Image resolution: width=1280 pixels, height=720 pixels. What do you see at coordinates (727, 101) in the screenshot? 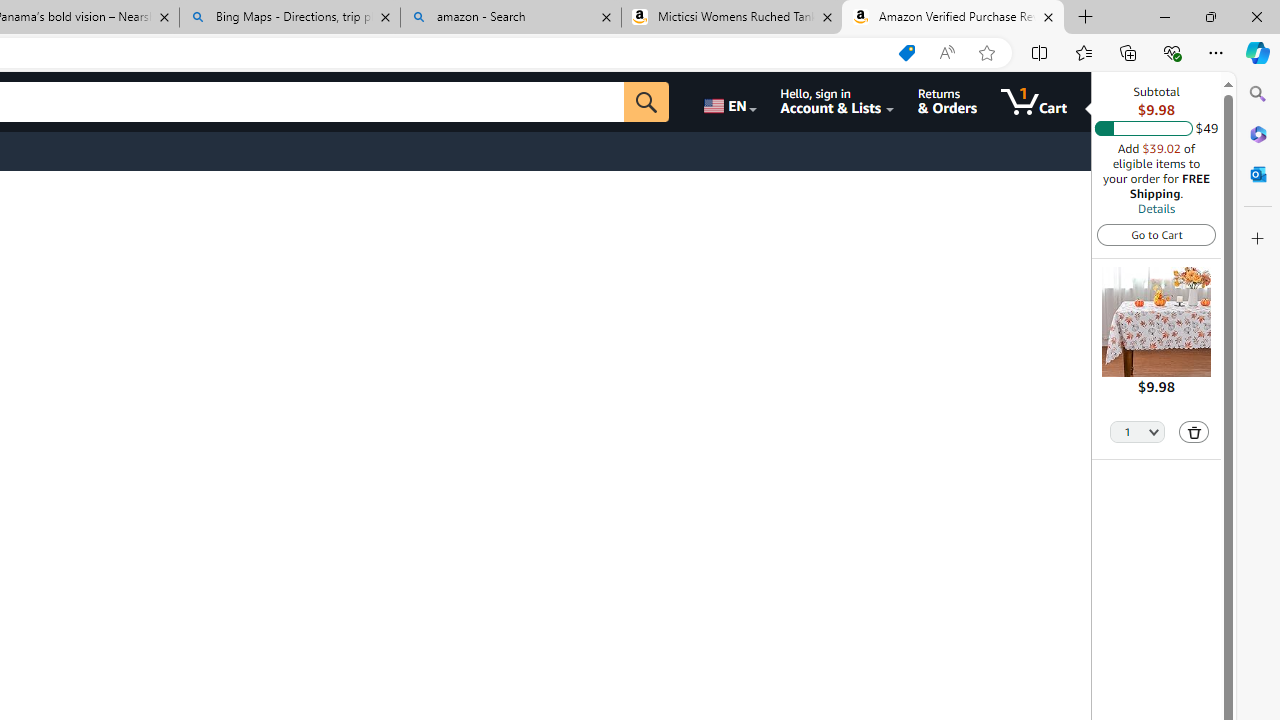
I see `'Choose a language for shopping.'` at bounding box center [727, 101].